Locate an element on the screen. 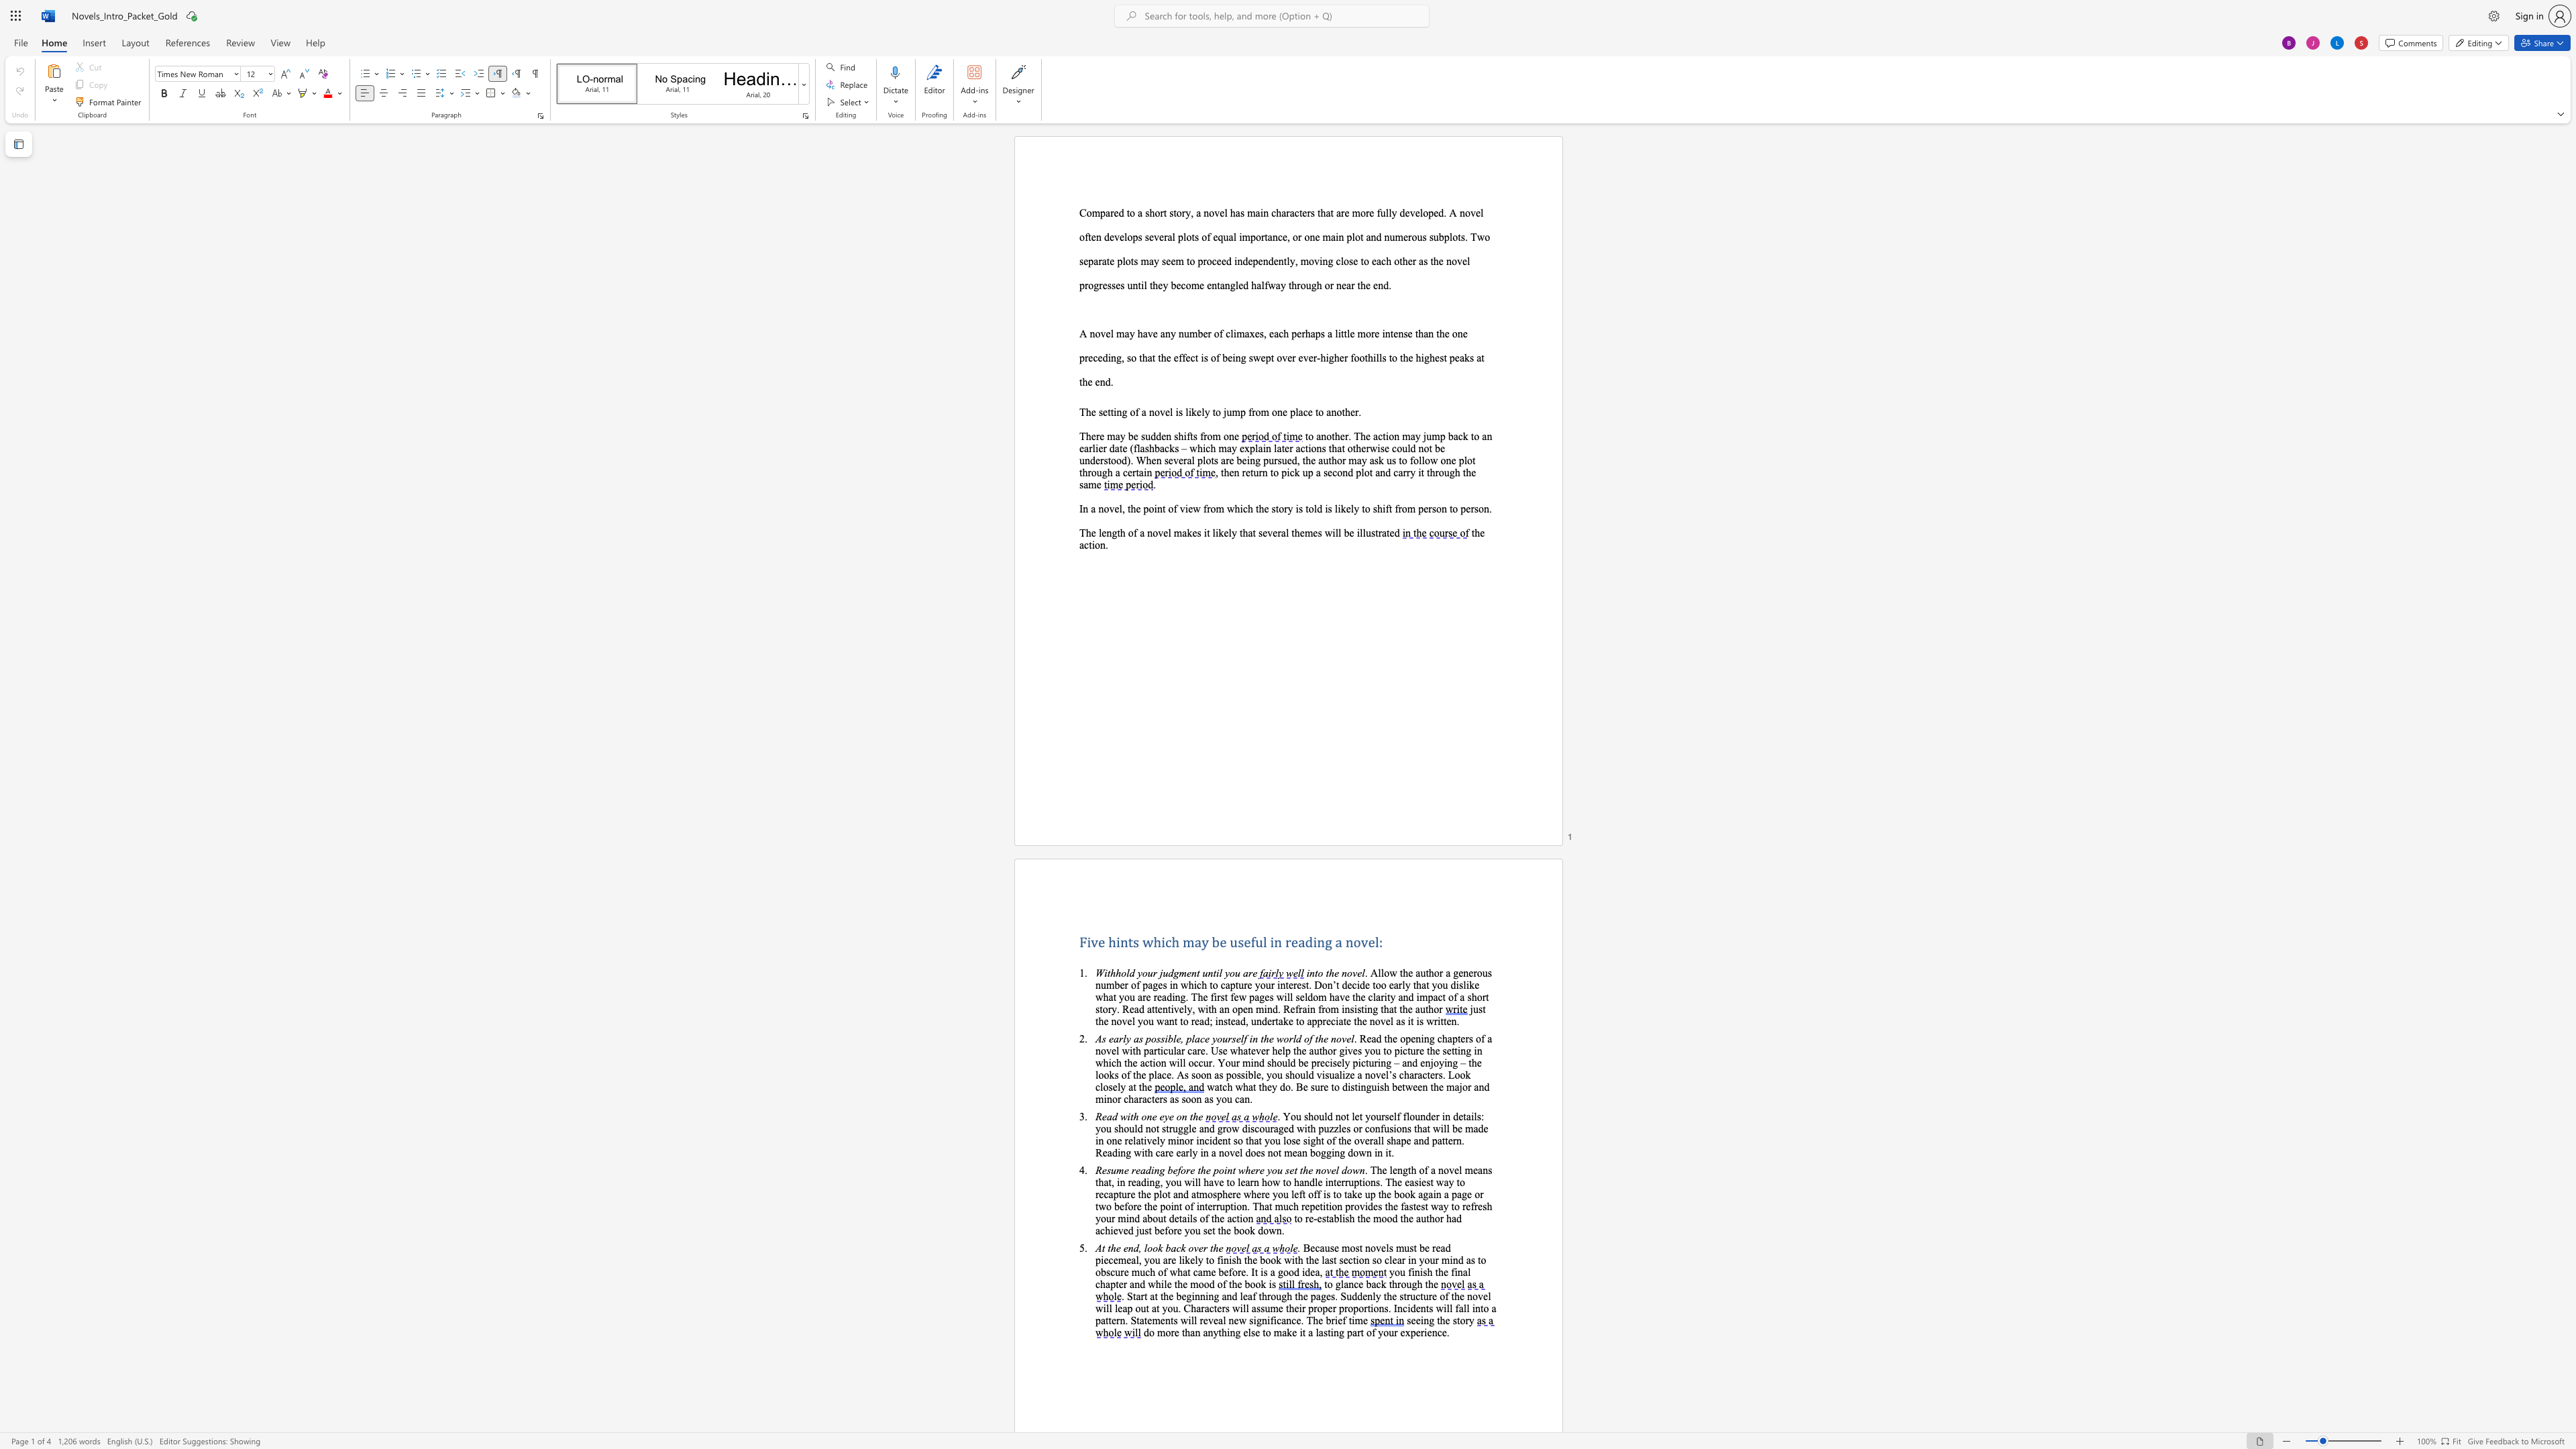  the 2th character "i" in the text is located at coordinates (1176, 1140).